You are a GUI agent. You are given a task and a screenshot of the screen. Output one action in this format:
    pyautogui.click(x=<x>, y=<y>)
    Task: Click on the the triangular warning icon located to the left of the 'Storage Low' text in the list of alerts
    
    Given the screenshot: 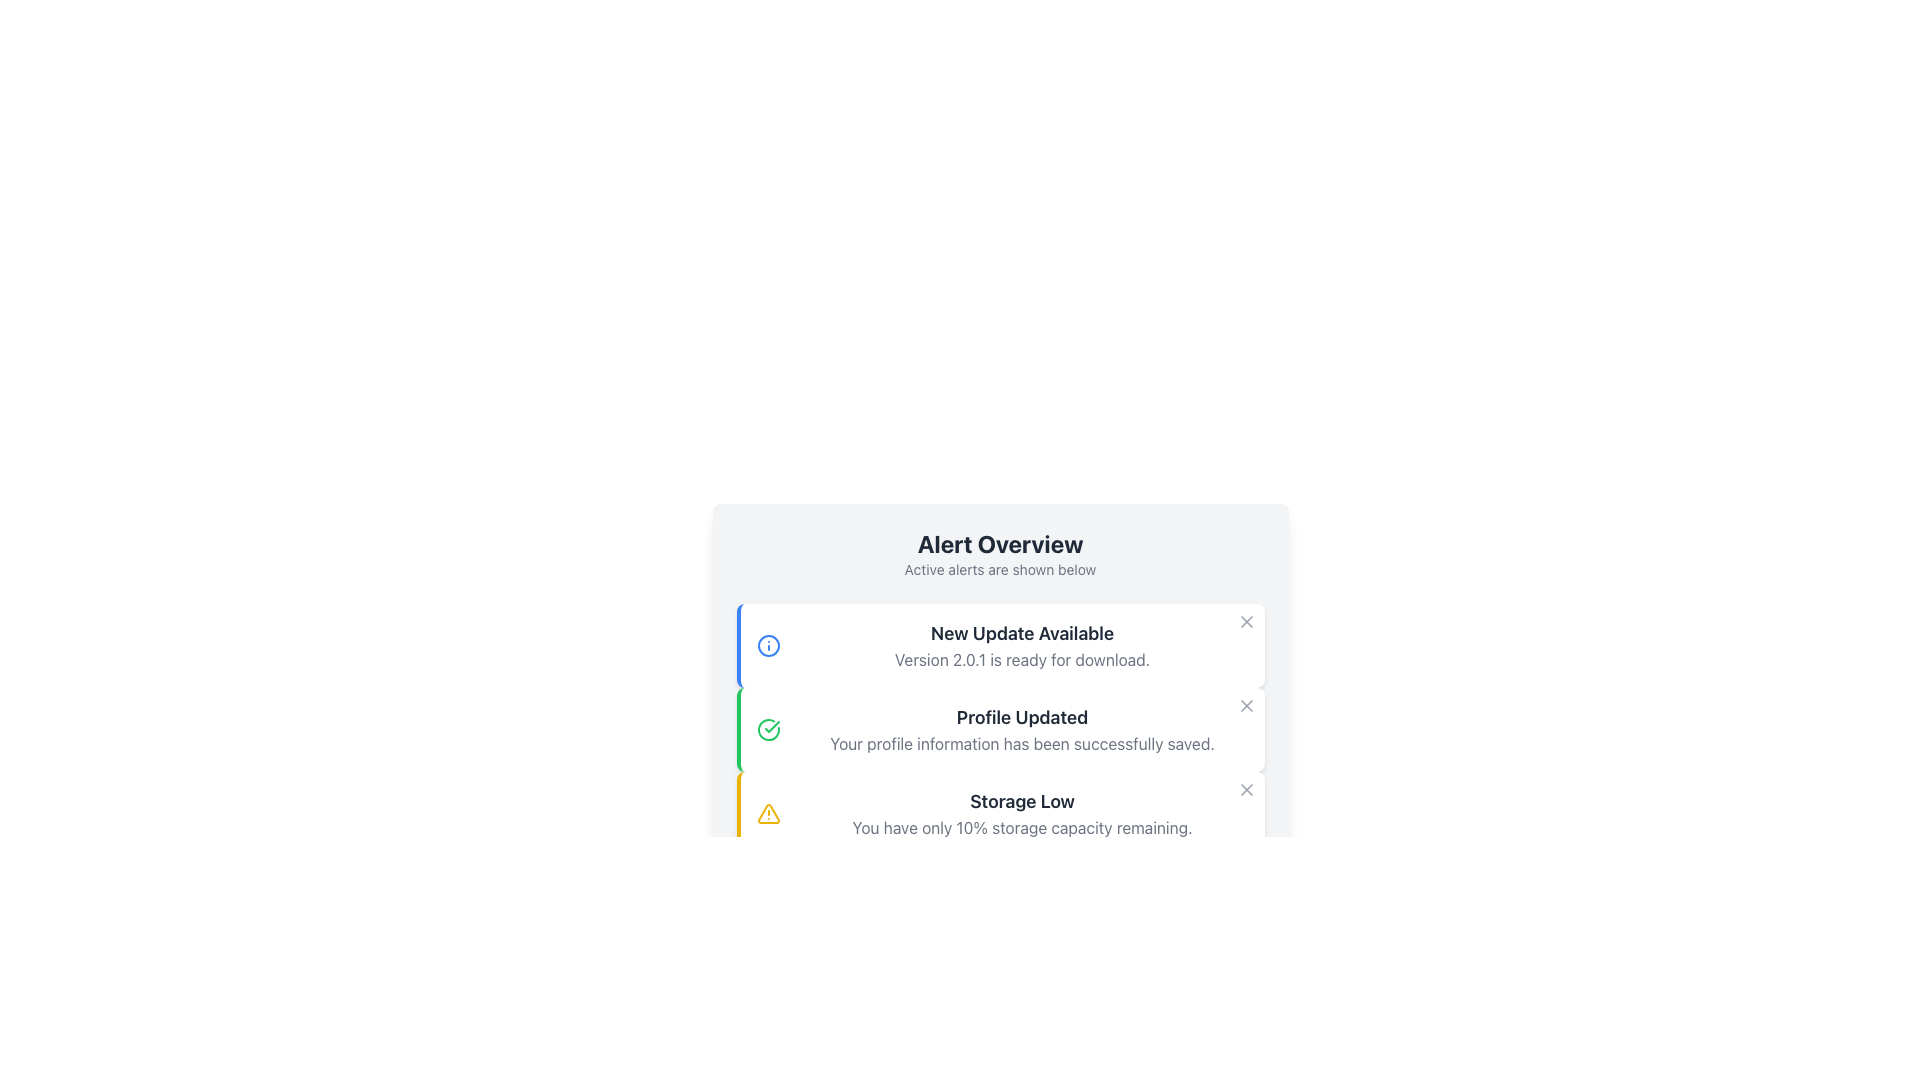 What is the action you would take?
    pyautogui.click(x=767, y=813)
    